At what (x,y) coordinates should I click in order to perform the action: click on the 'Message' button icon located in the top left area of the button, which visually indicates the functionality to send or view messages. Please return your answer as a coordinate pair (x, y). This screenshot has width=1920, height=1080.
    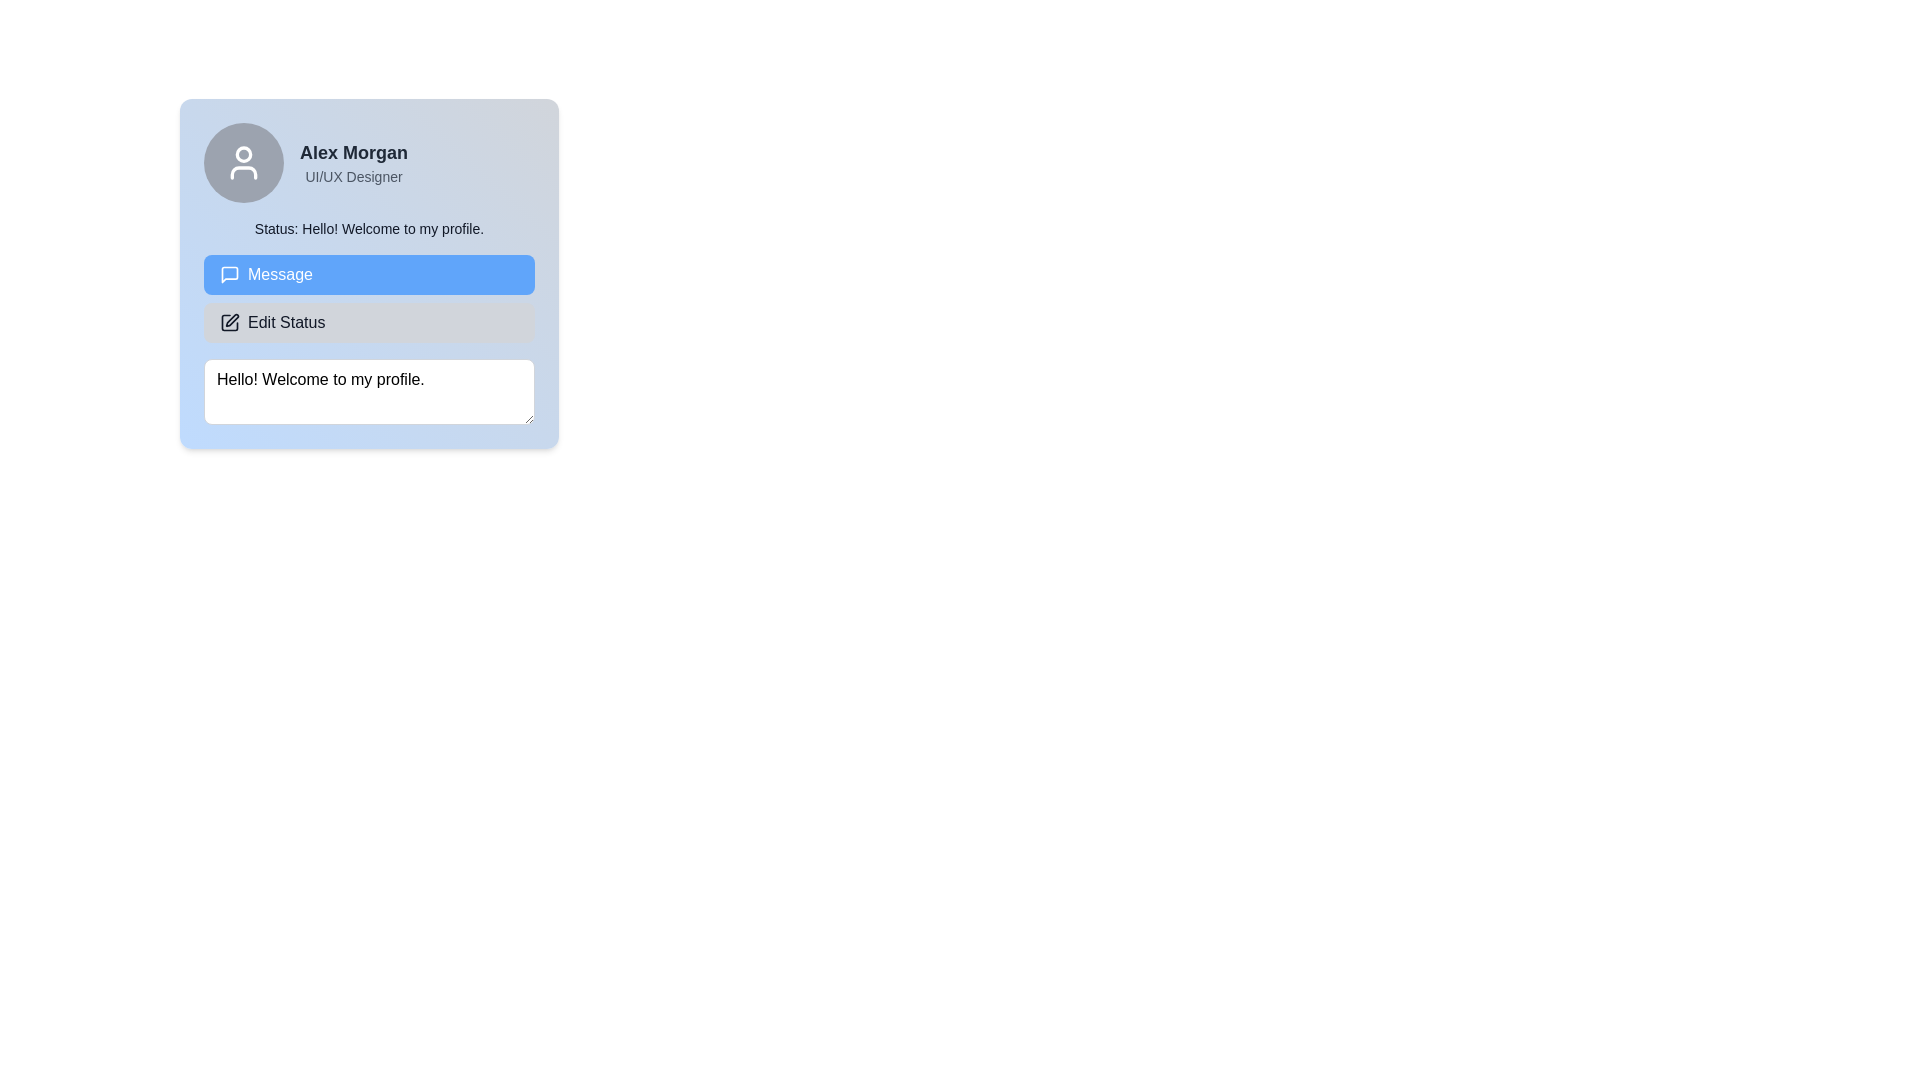
    Looking at the image, I should click on (230, 274).